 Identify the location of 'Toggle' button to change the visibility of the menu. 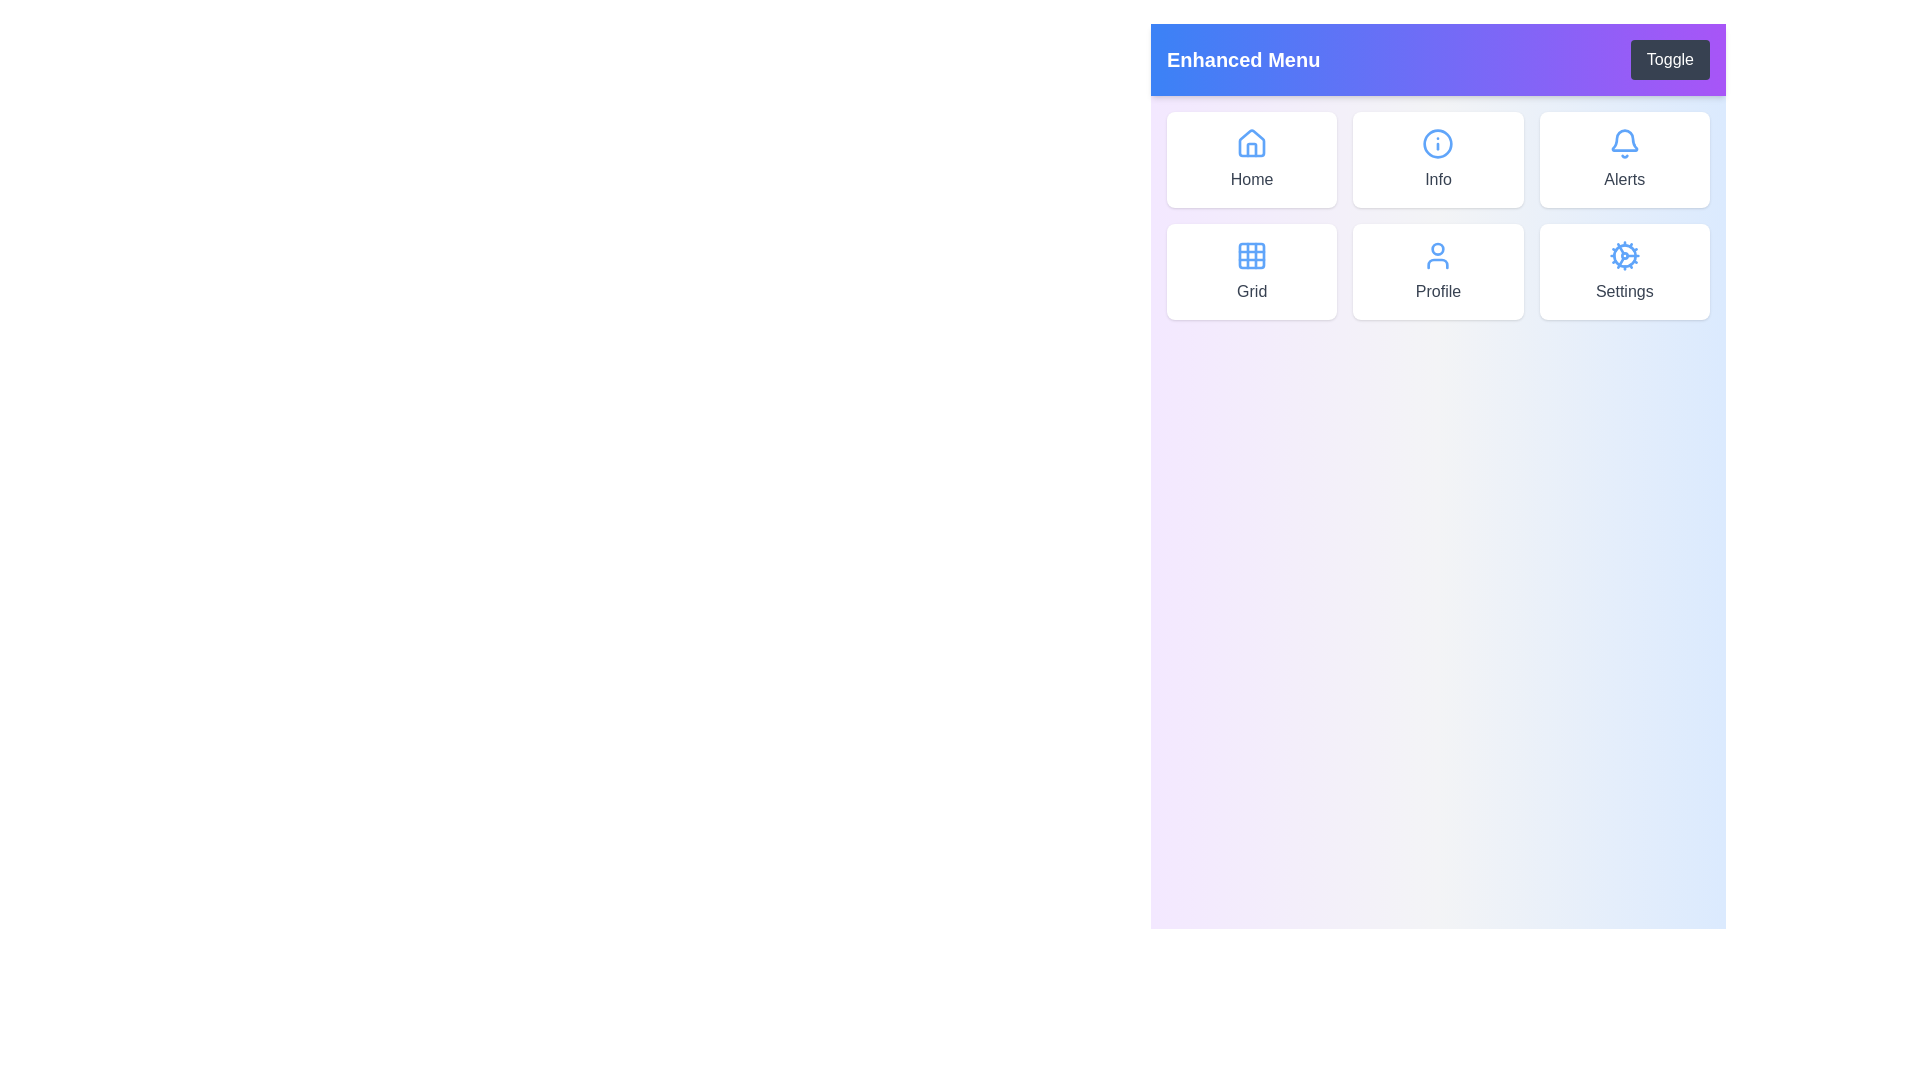
(1670, 59).